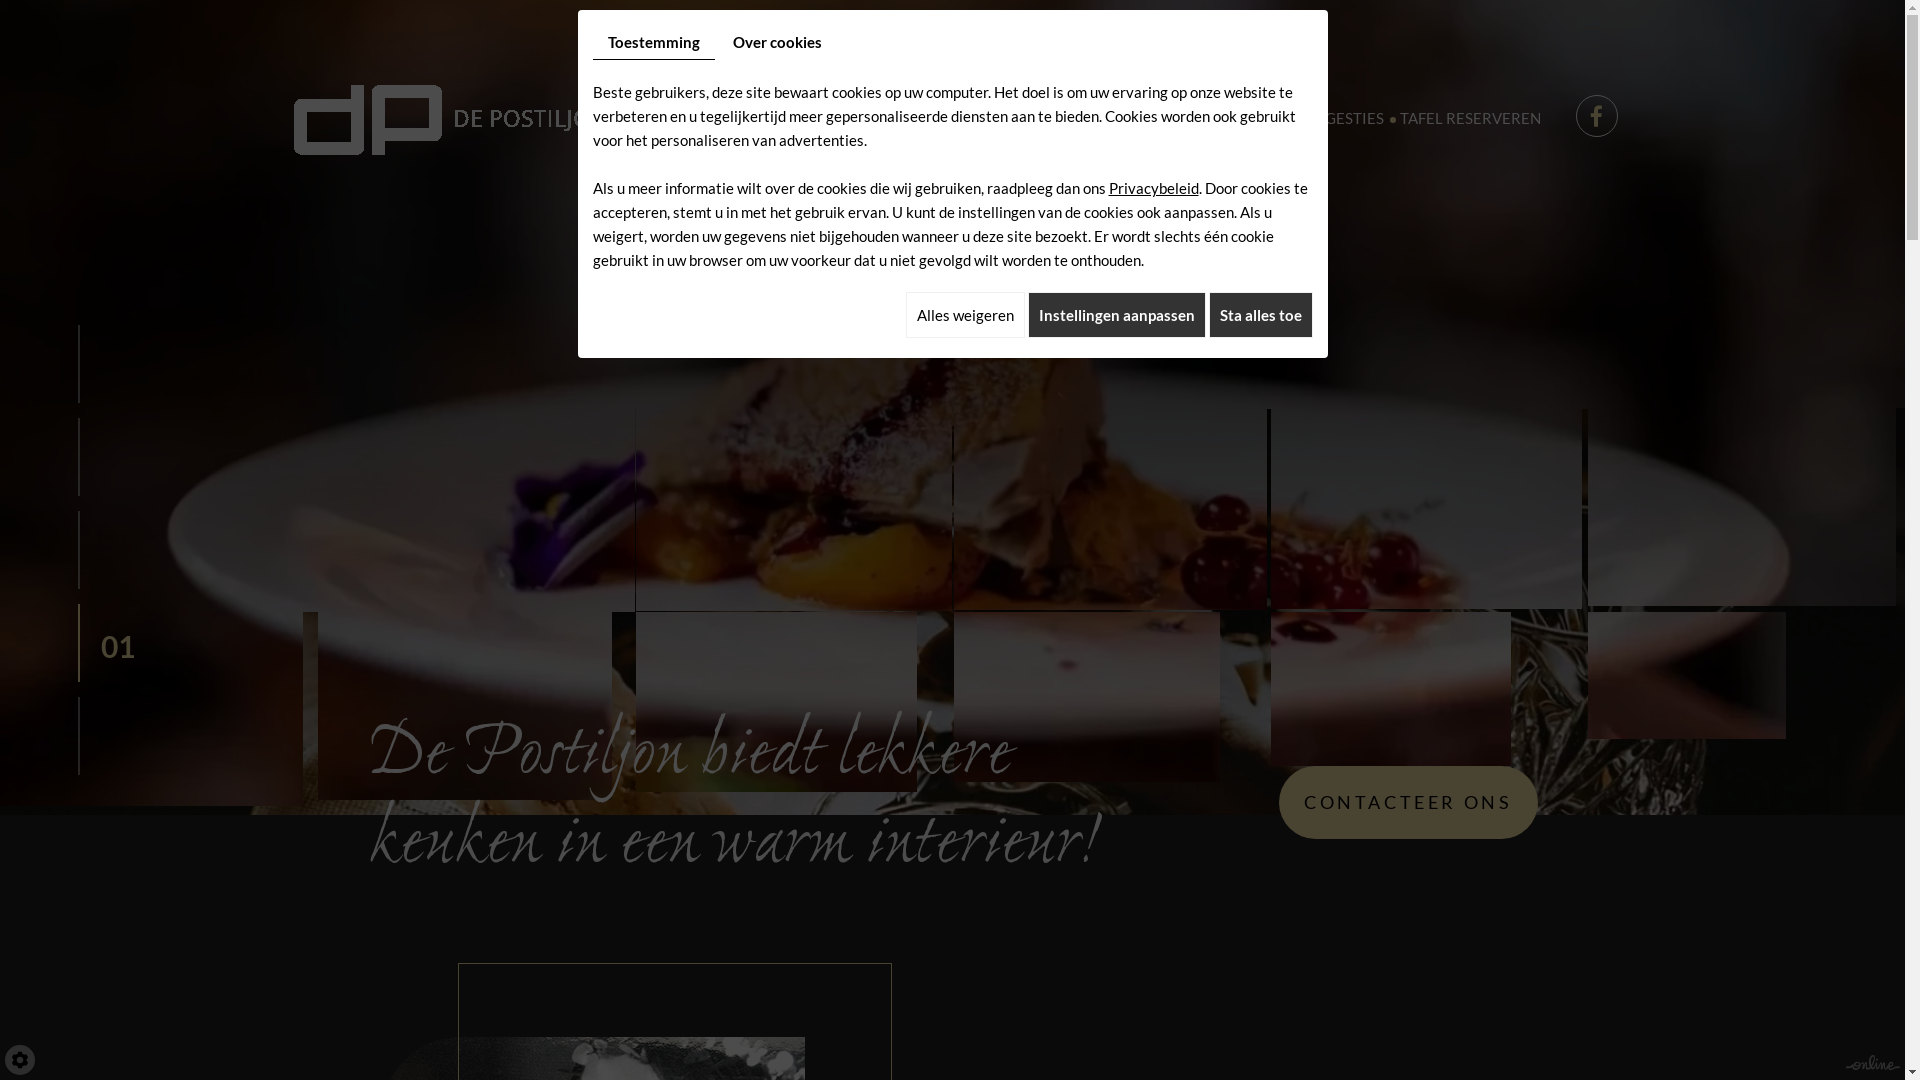 The image size is (1920, 1080). I want to click on 'SUGGESTIES', so click(1338, 118).